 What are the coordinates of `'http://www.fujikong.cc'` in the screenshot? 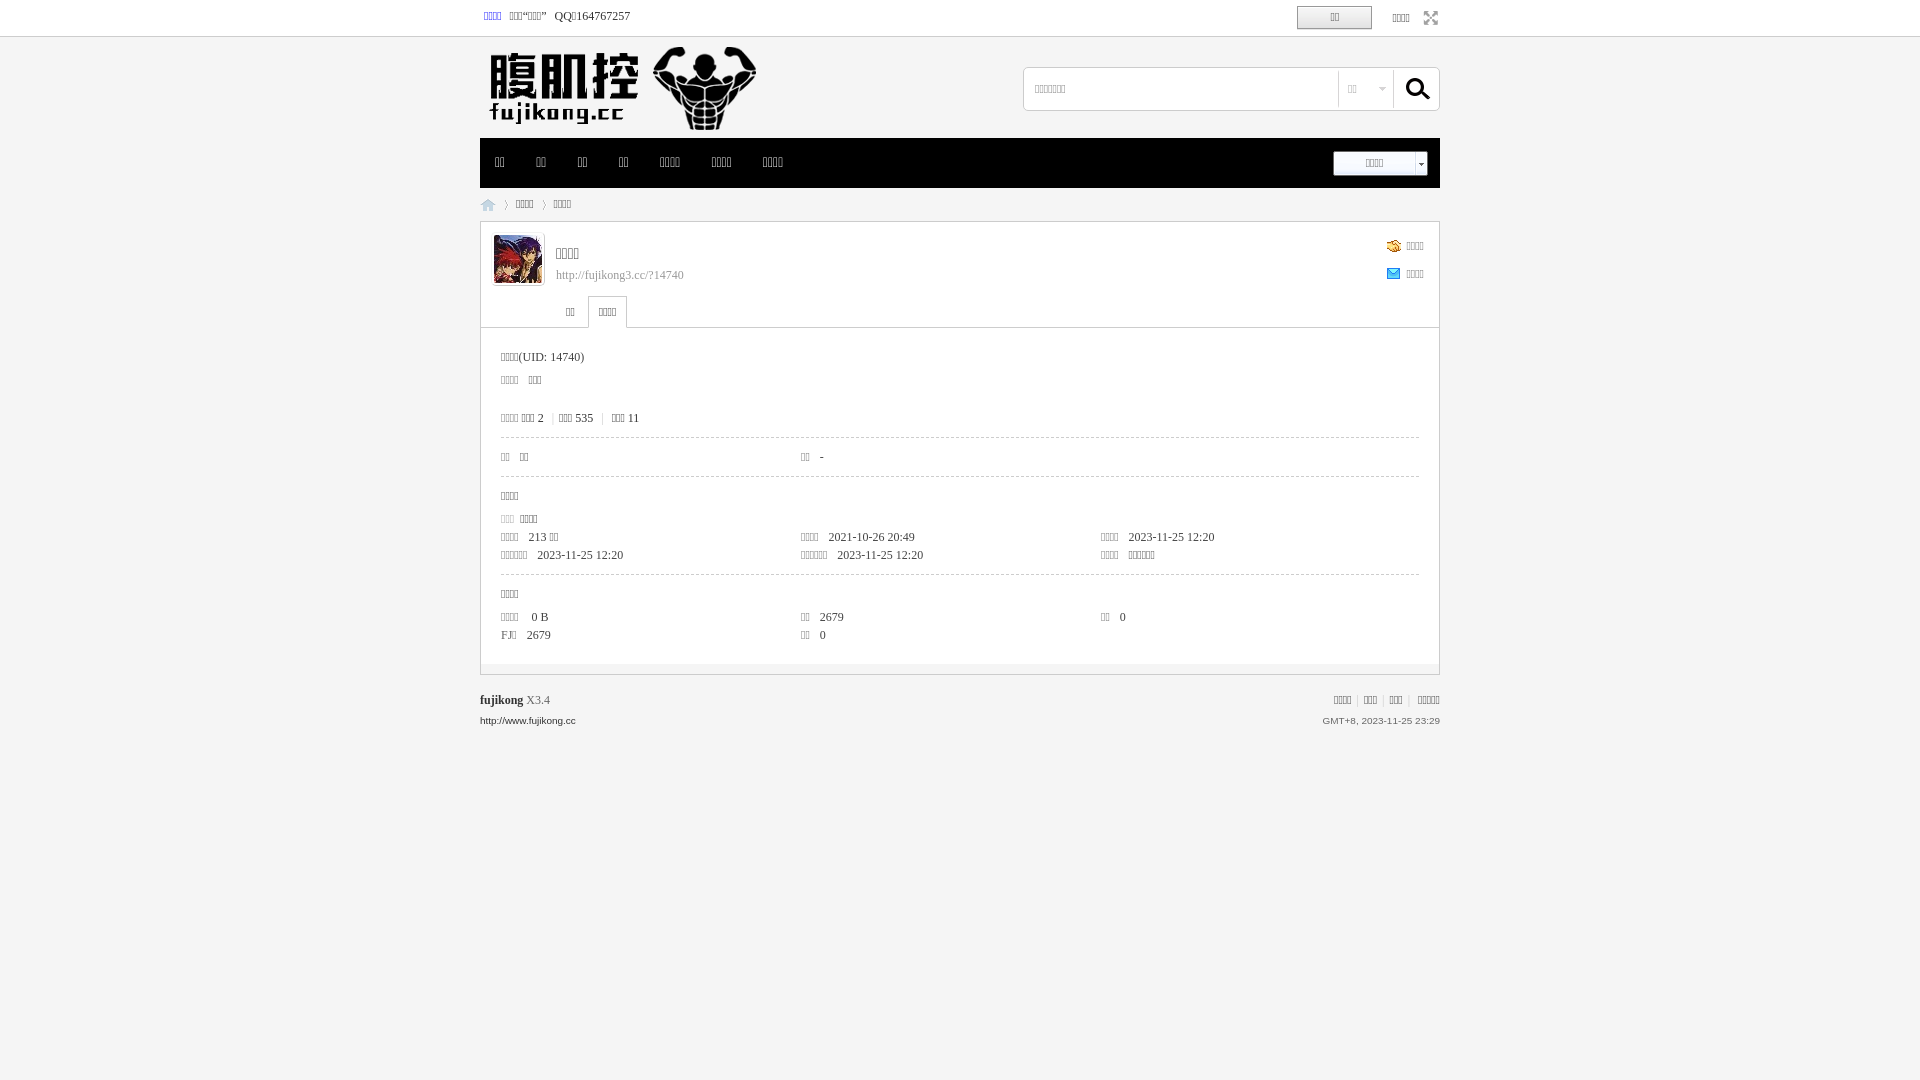 It's located at (528, 720).